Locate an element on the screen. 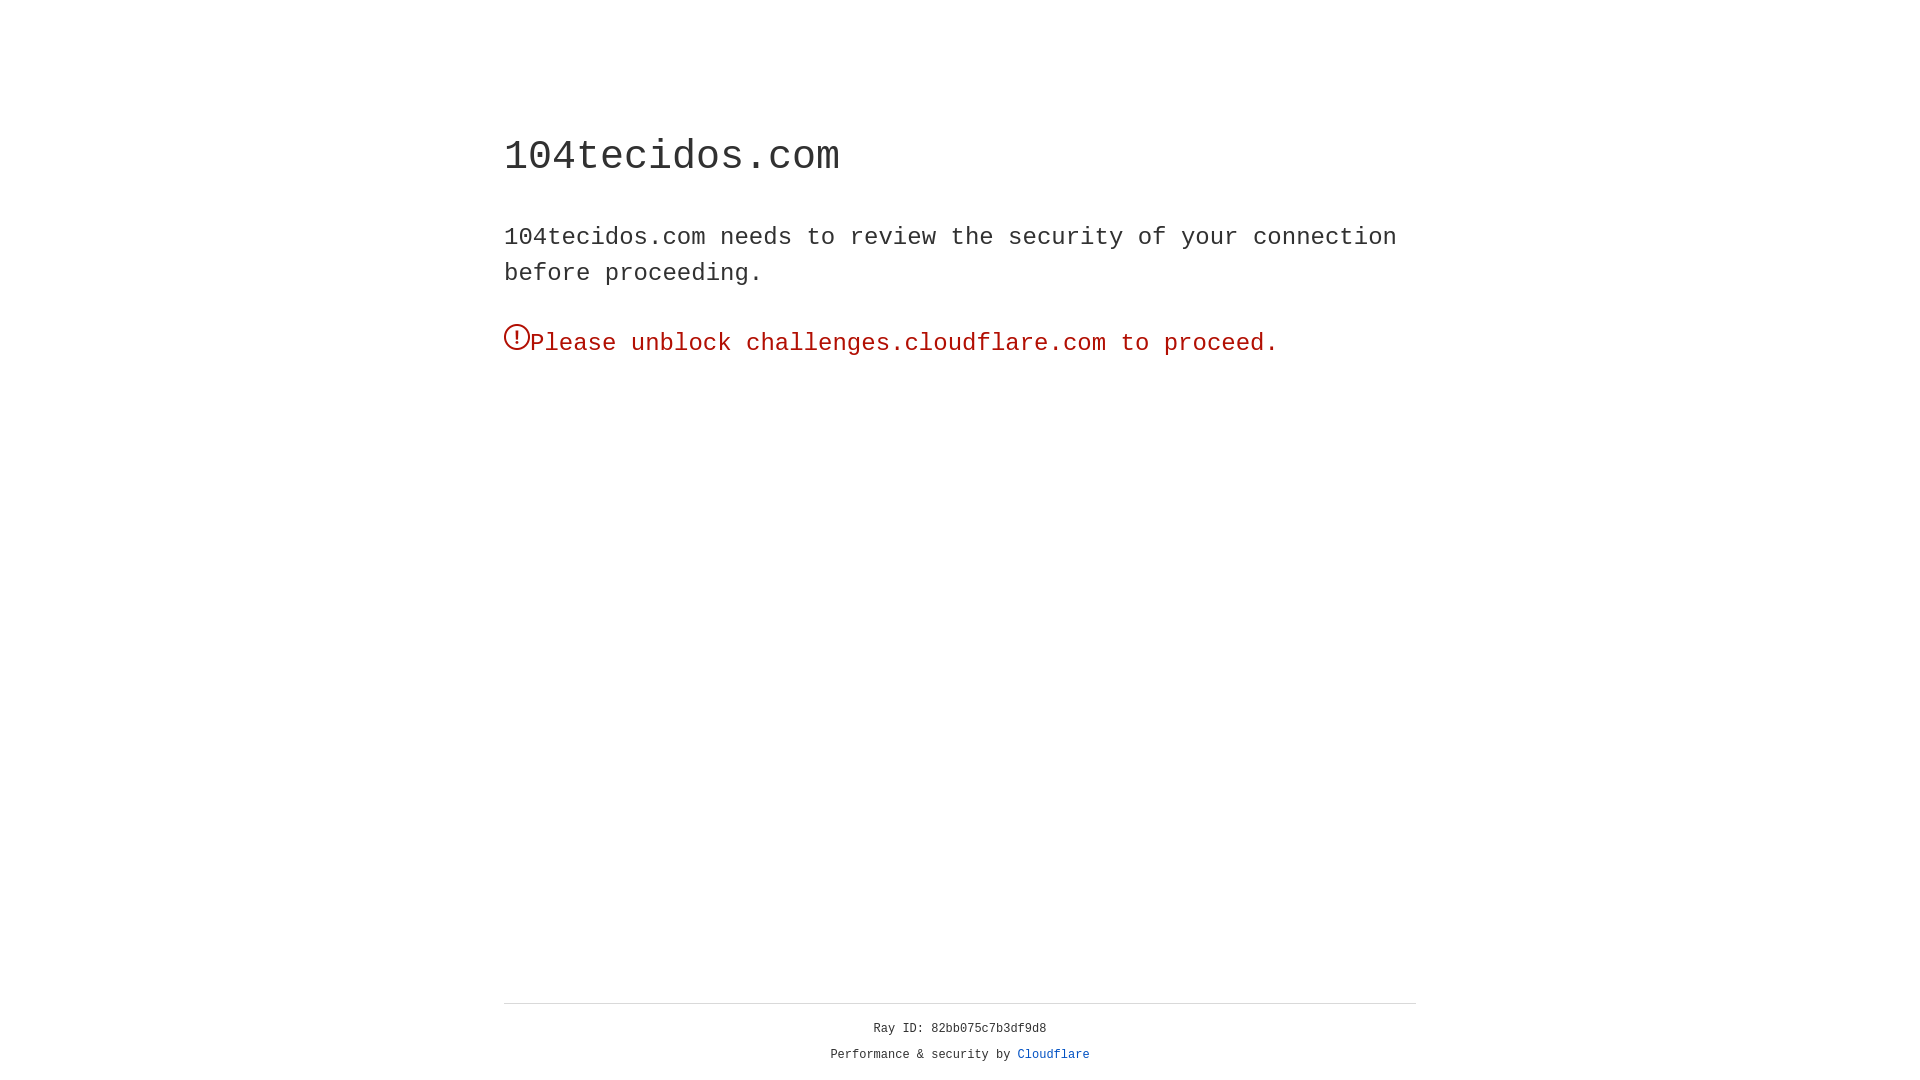  'Cloudflare' is located at coordinates (1053, 1054).